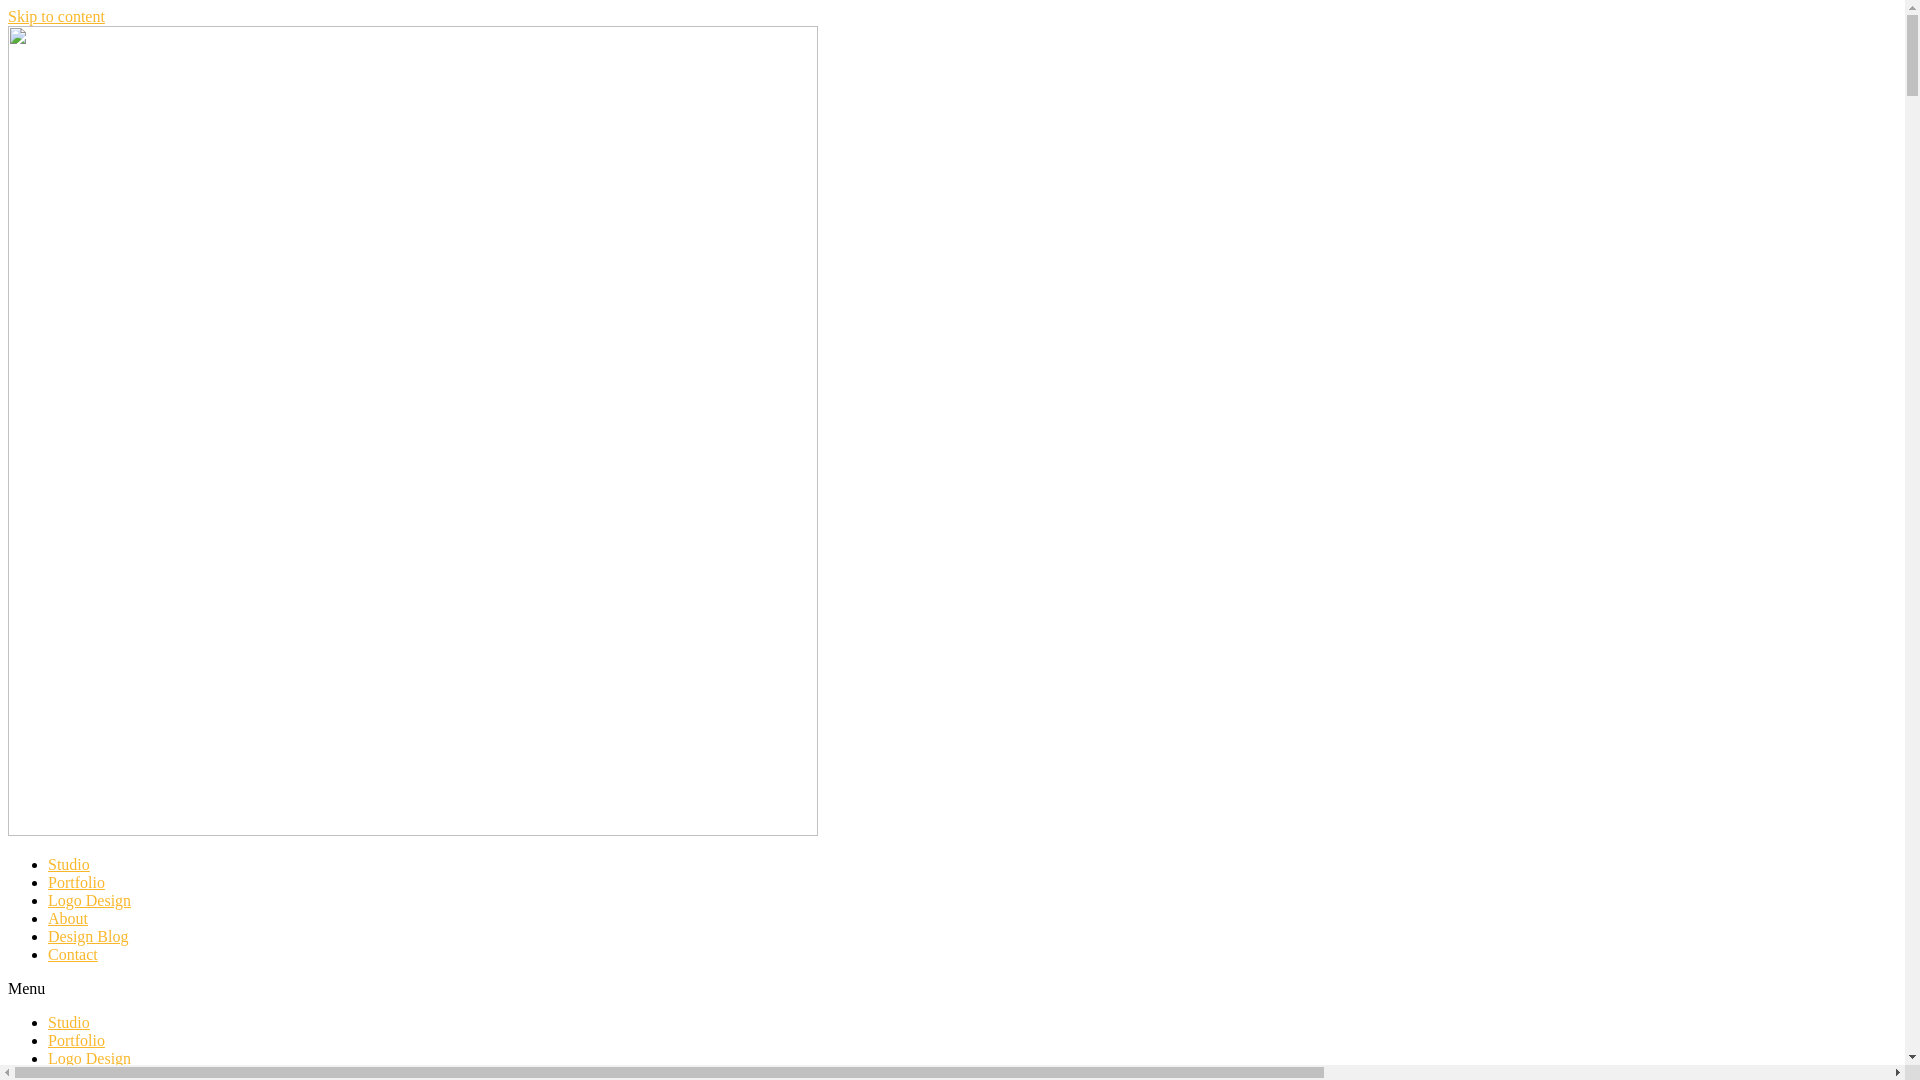  Describe the element at coordinates (88, 900) in the screenshot. I see `'Logo Design'` at that location.